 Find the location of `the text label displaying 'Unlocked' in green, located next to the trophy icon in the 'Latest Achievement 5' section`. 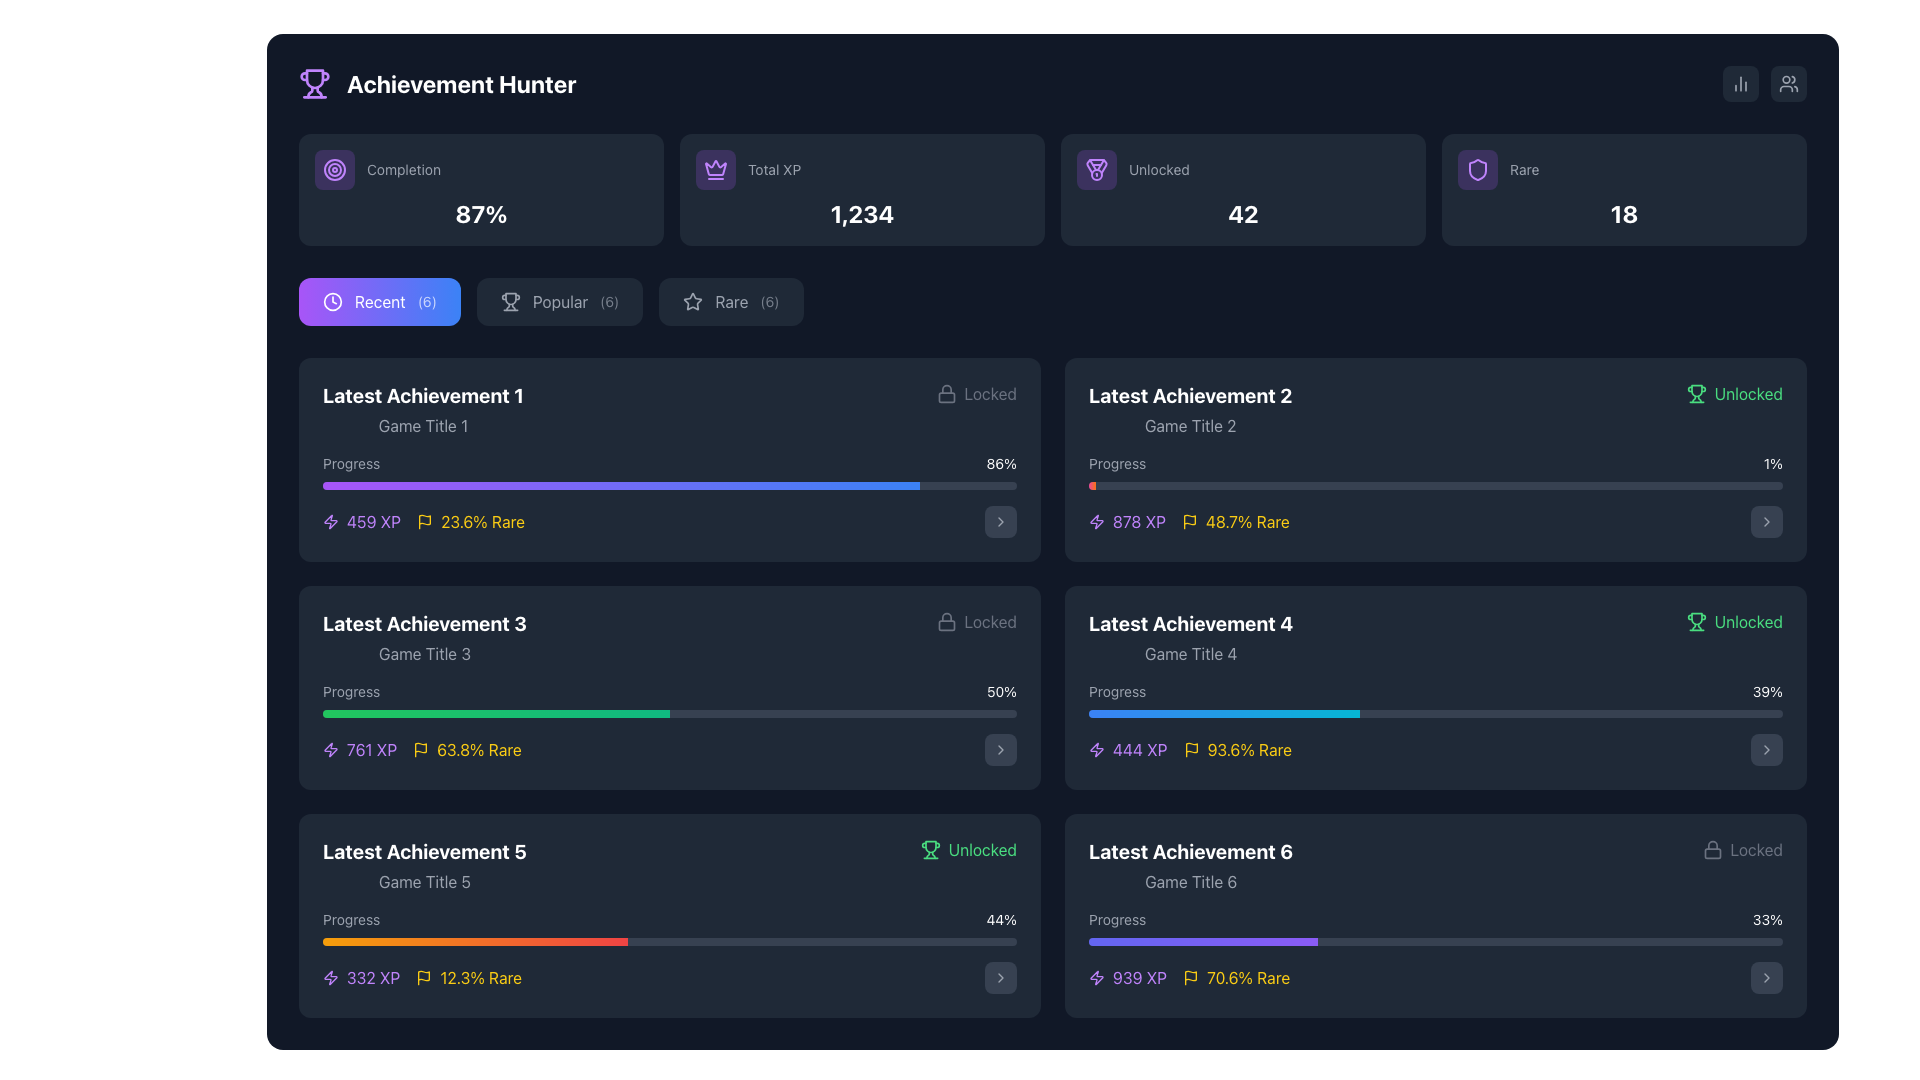

the text label displaying 'Unlocked' in green, located next to the trophy icon in the 'Latest Achievement 5' section is located at coordinates (982, 849).